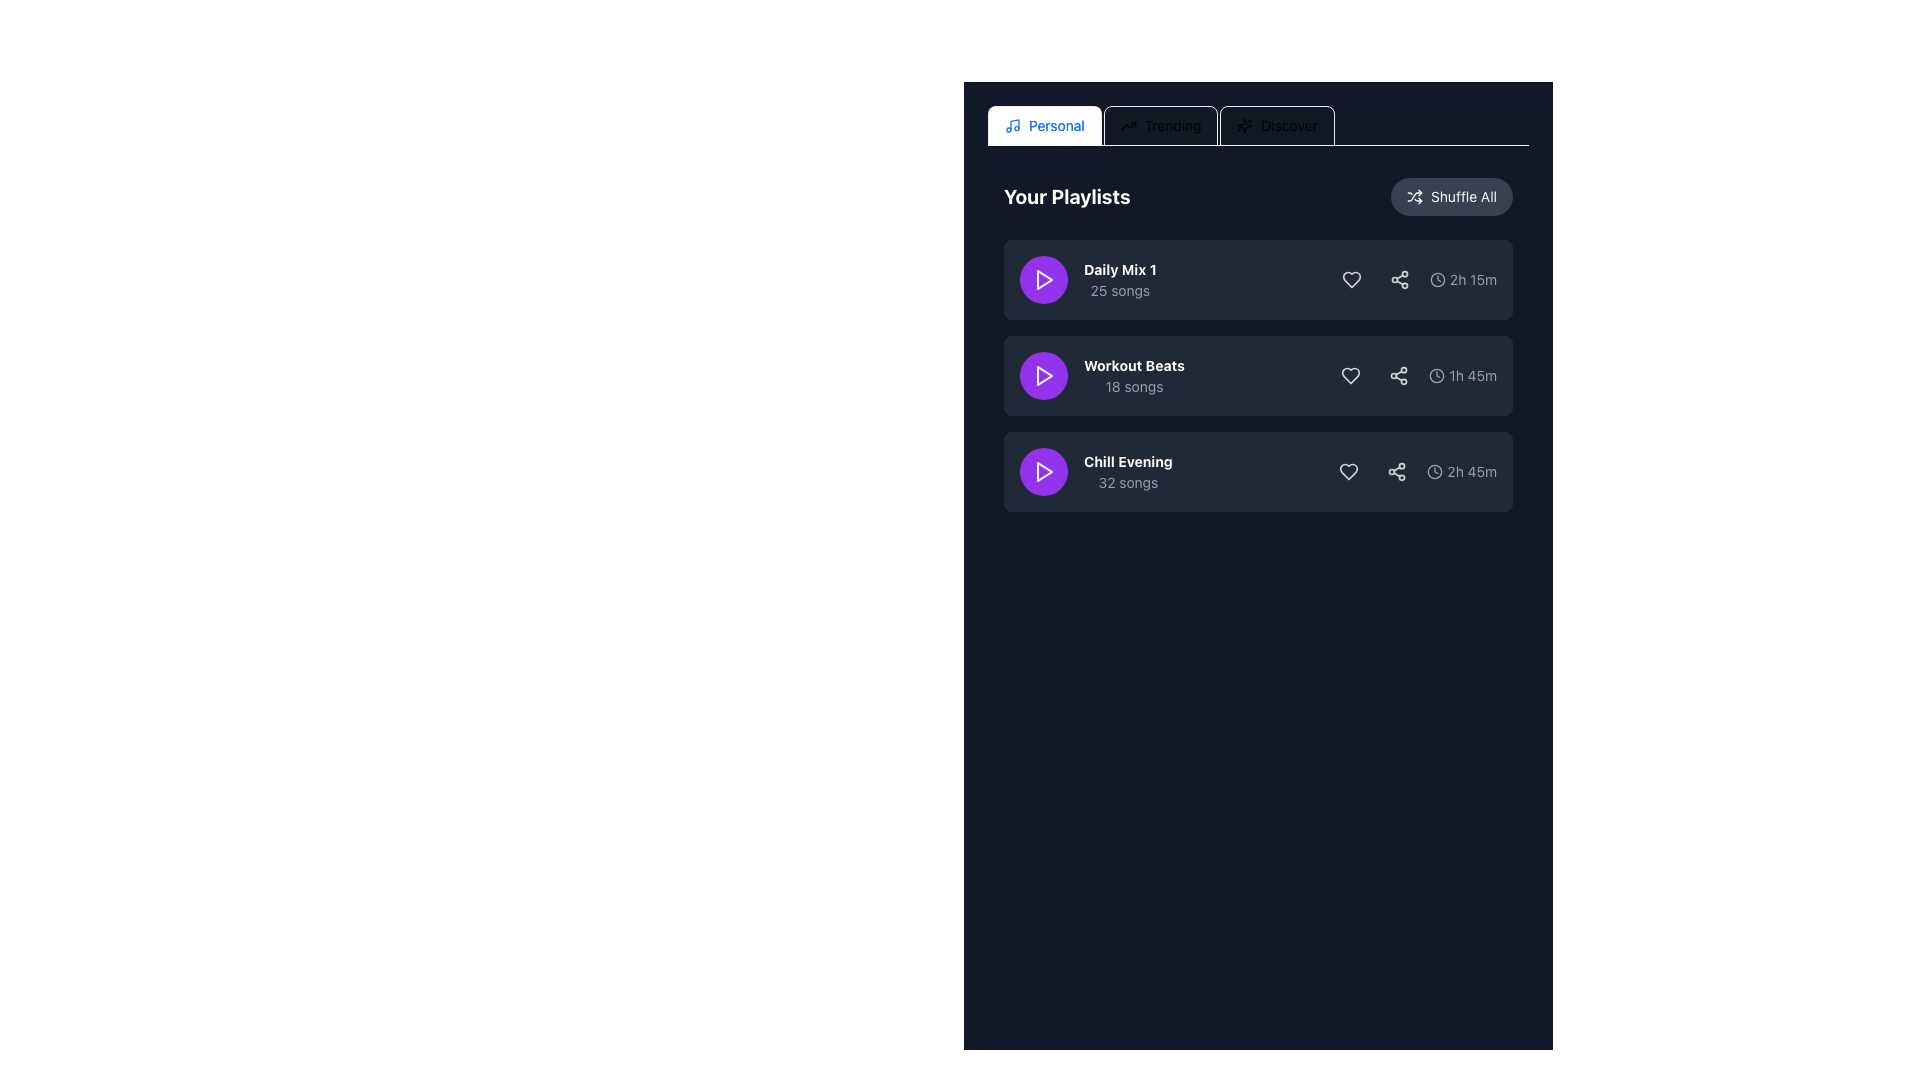 This screenshot has height=1080, width=1920. What do you see at coordinates (1436, 280) in the screenshot?
I see `the circular outline of the clock icon located to the right of the 'Daily Mix 1' playlist in the playlist listing interface` at bounding box center [1436, 280].